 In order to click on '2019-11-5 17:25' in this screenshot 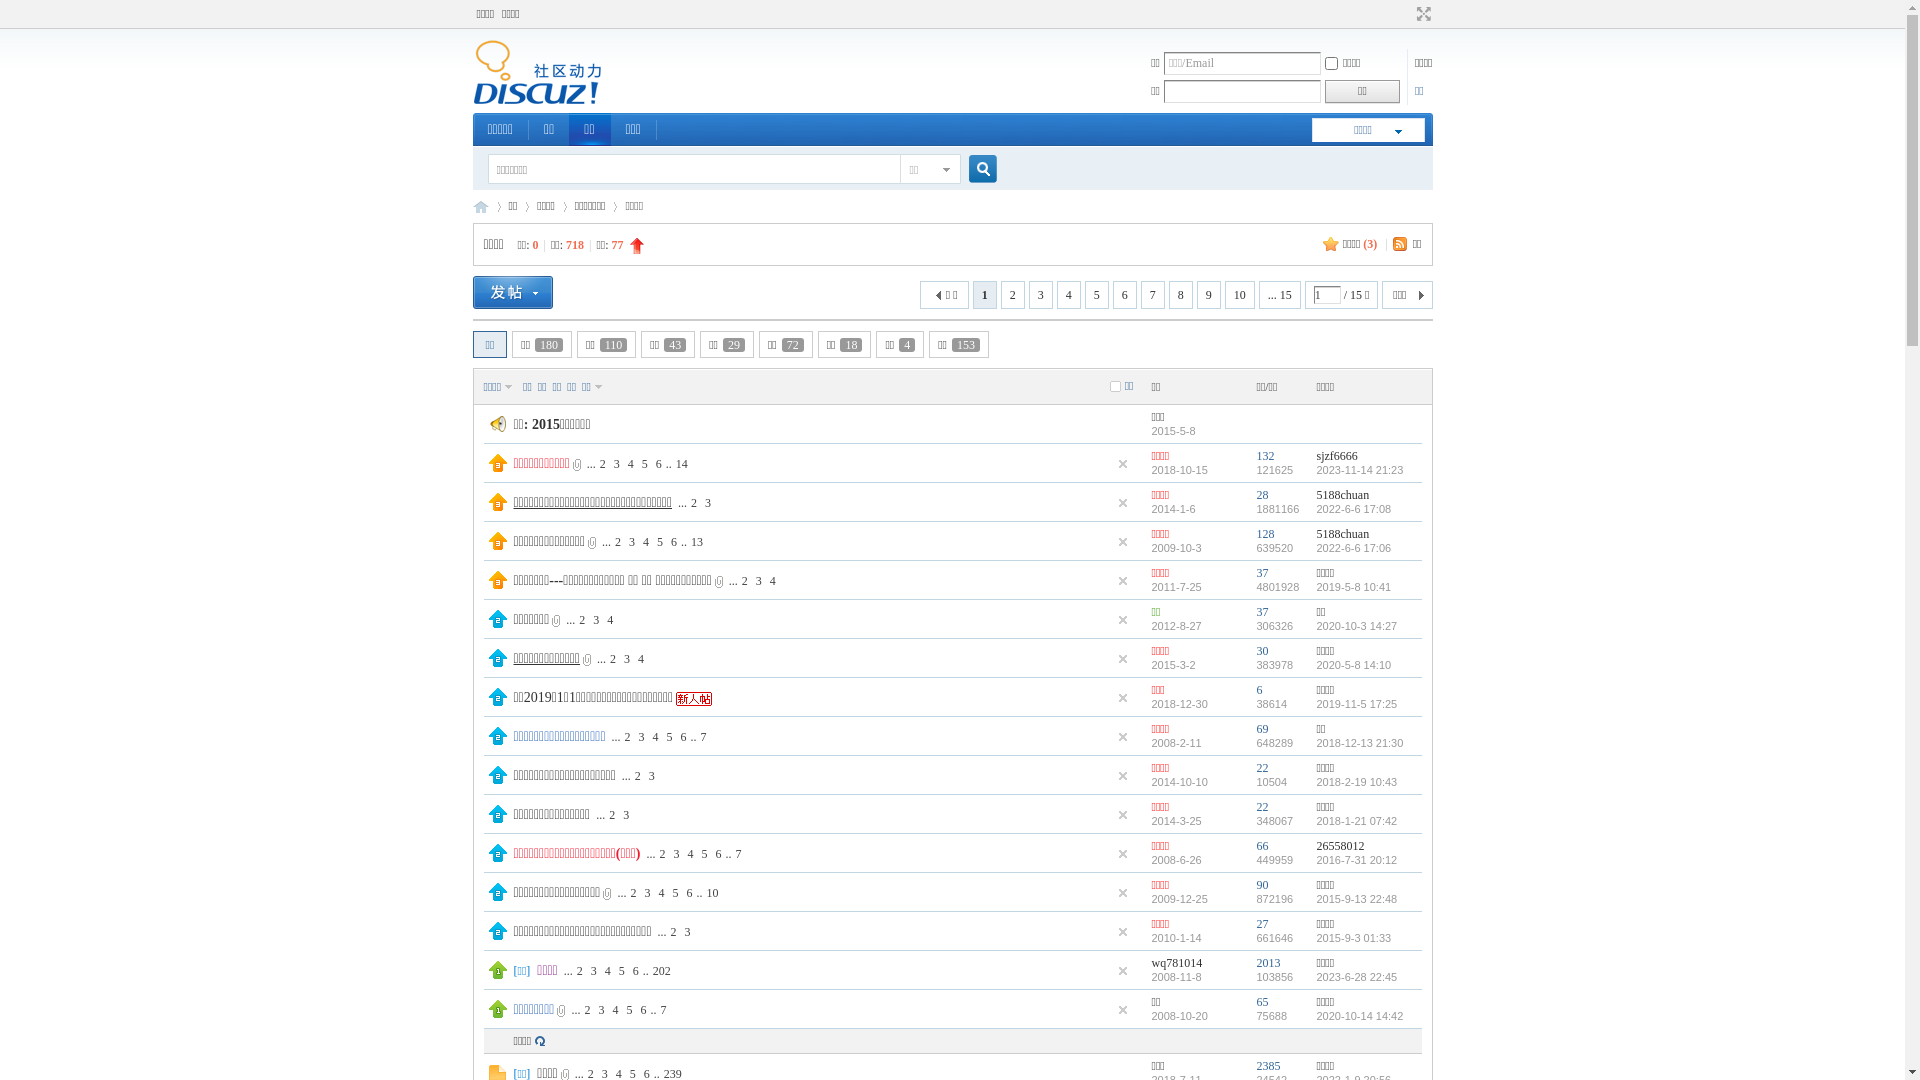, I will do `click(1356, 703)`.